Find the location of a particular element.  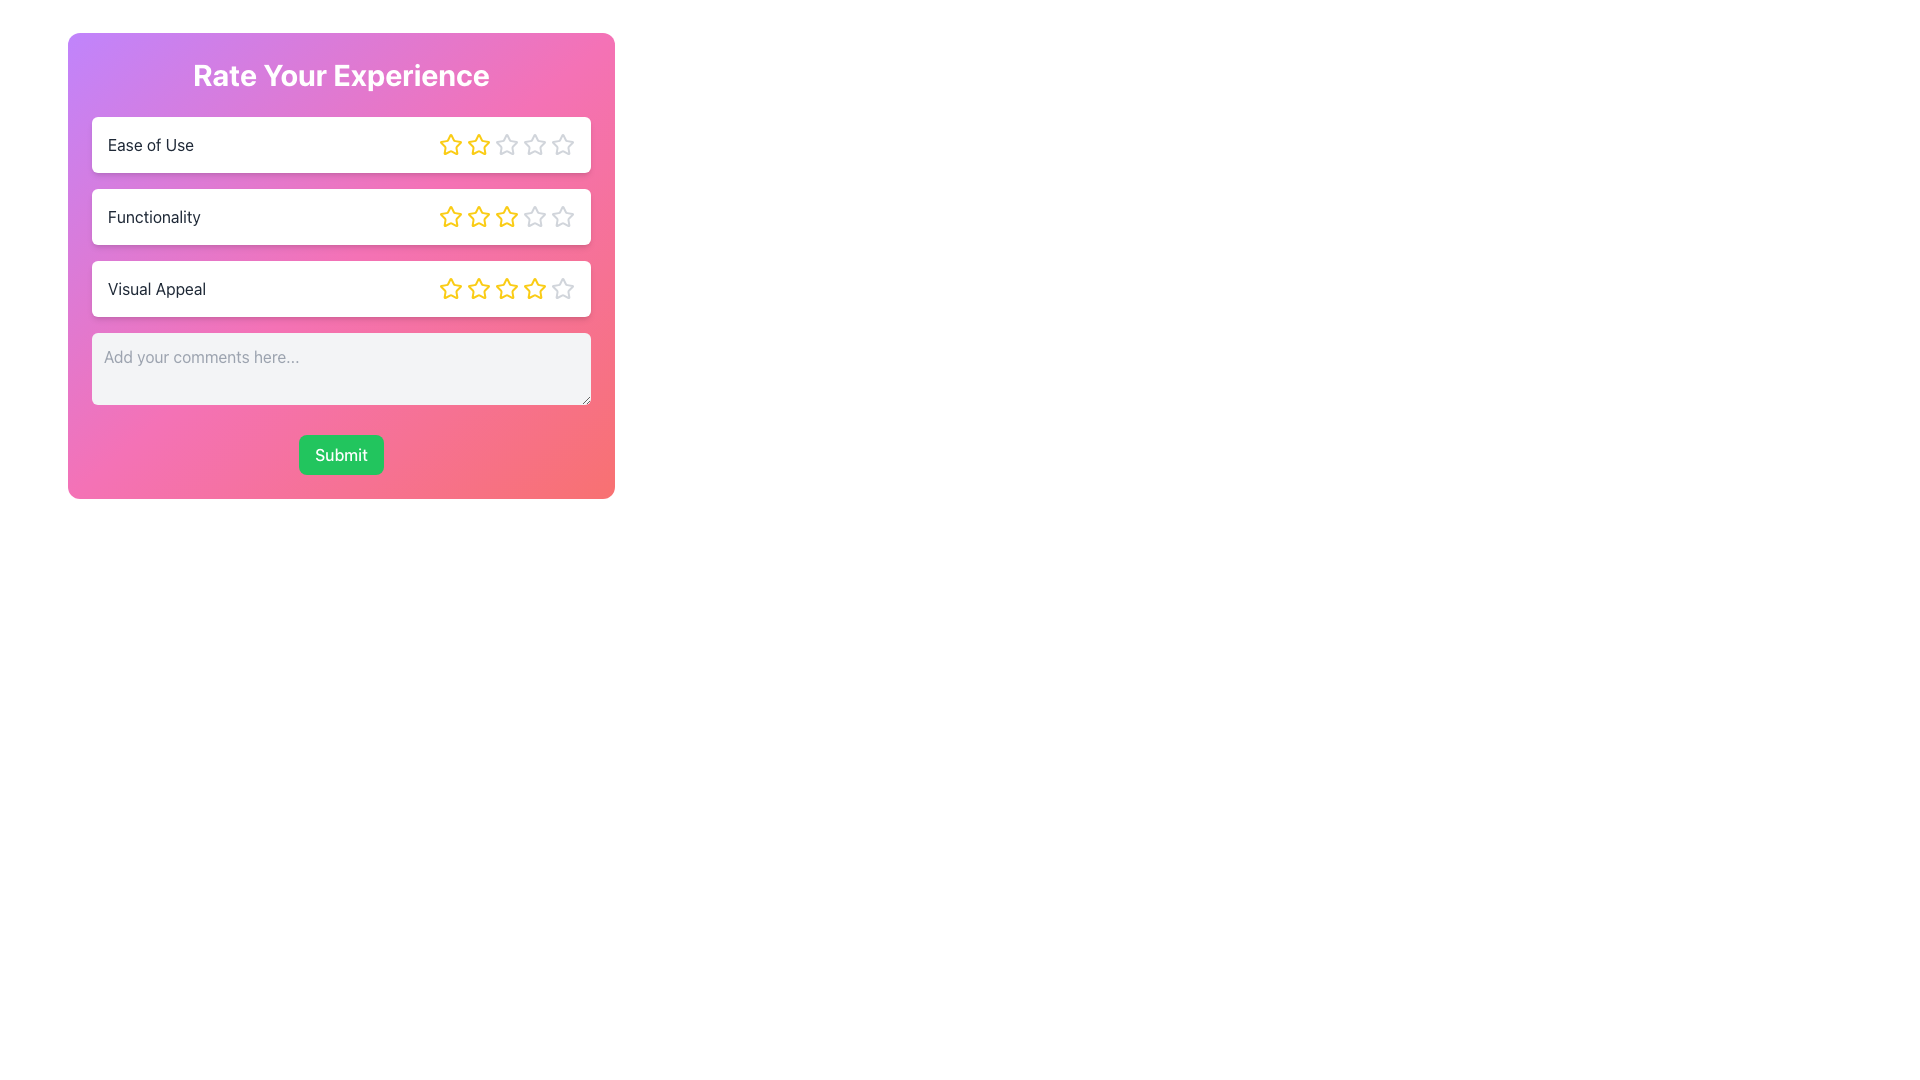

the third star in the 'Functionality' section of the 'Rate Your Experience' interface is located at coordinates (507, 216).